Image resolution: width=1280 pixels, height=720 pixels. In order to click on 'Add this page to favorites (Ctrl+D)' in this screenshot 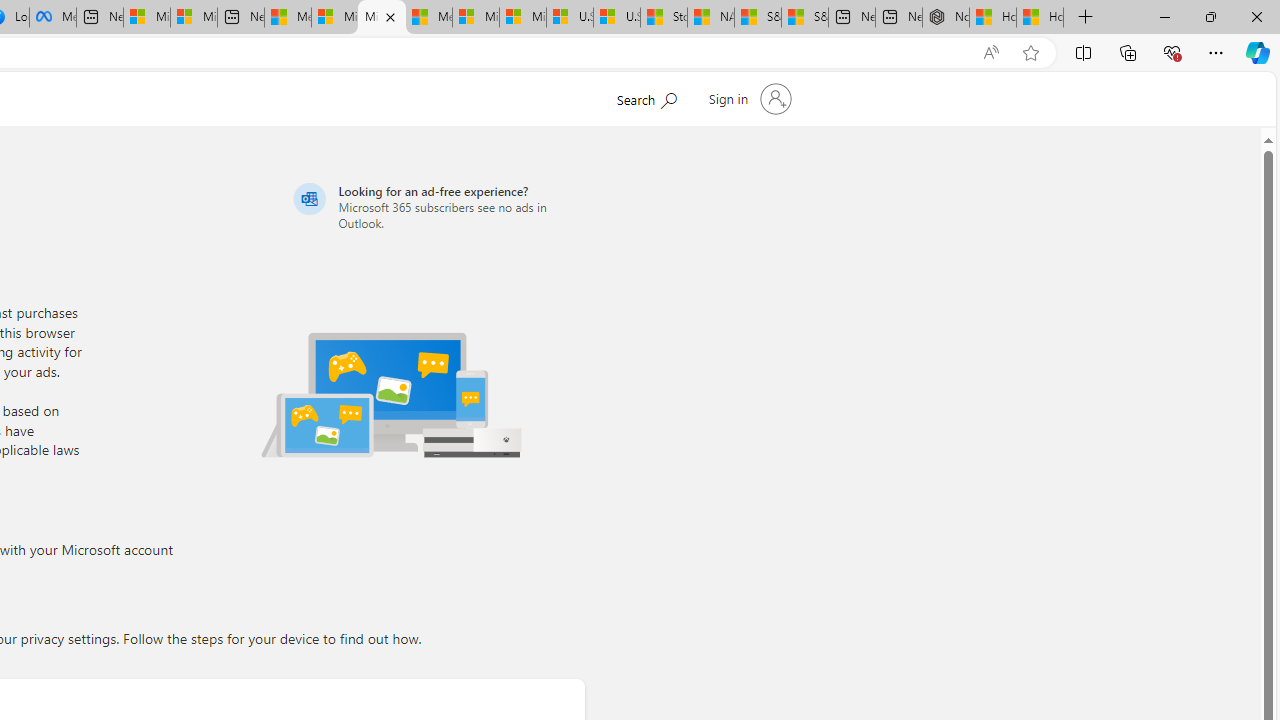, I will do `click(1031, 52)`.